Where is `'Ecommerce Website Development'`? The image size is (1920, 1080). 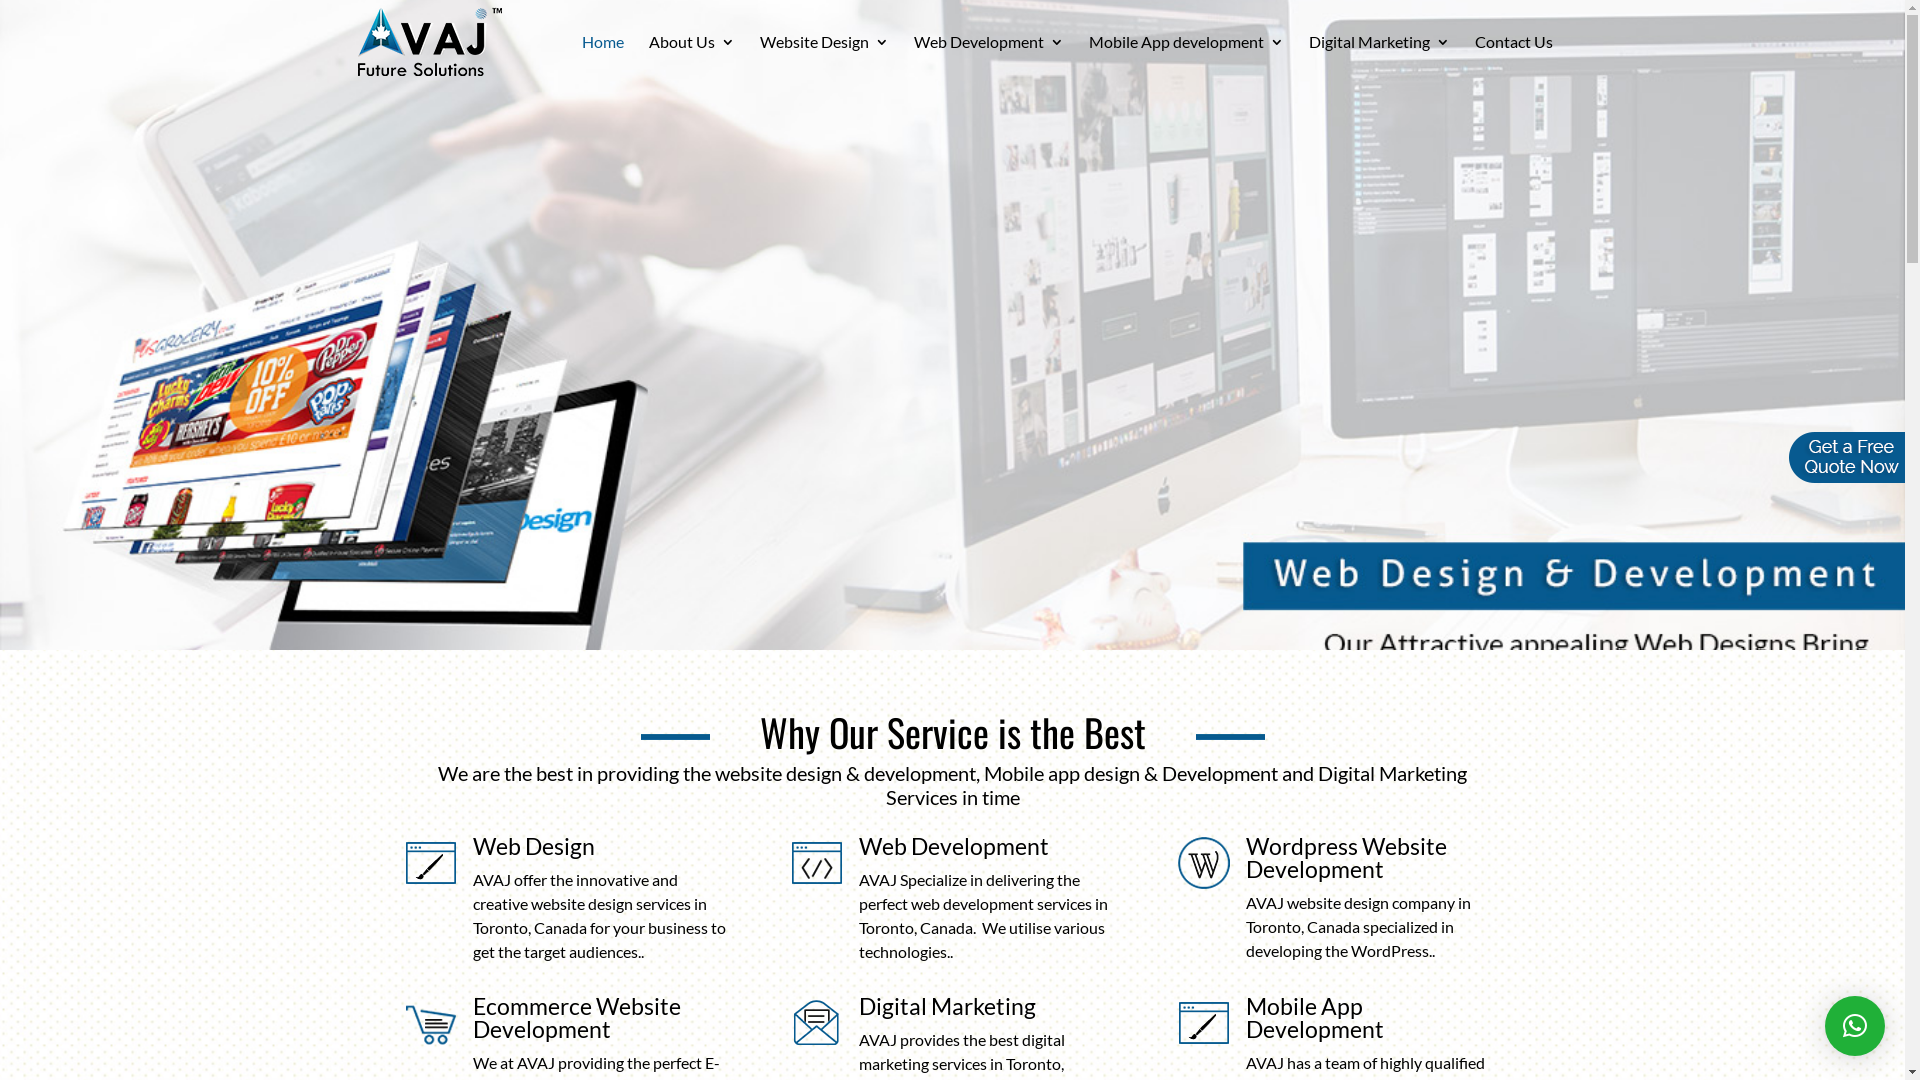
'Ecommerce Website Development' is located at coordinates (470, 1017).